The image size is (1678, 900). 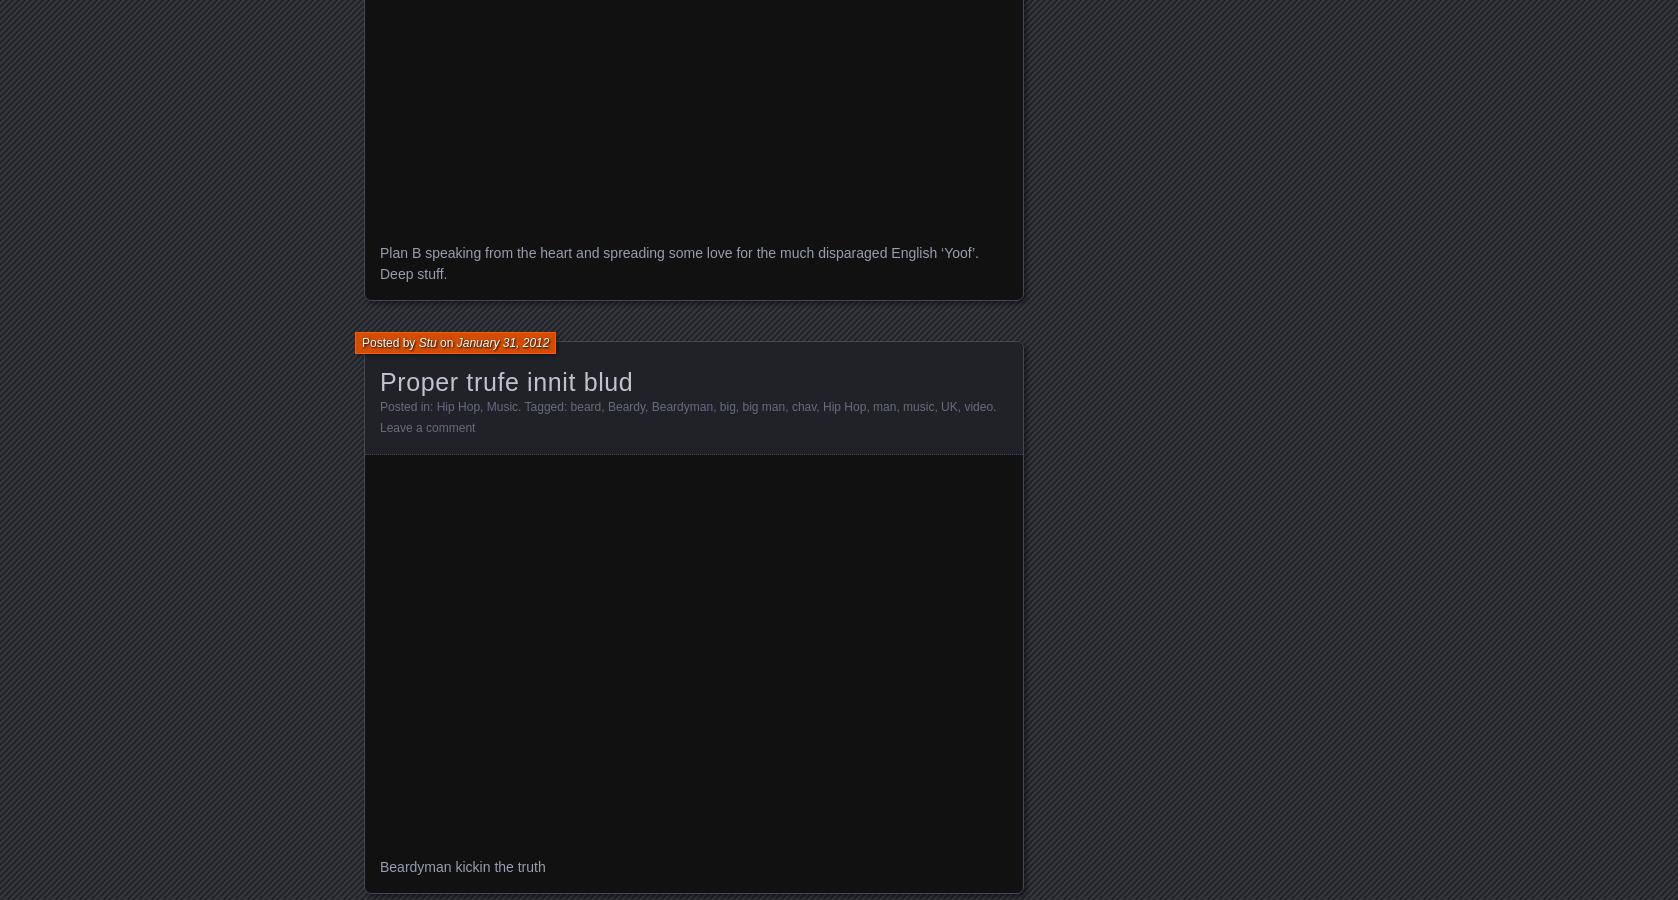 What do you see at coordinates (361, 342) in the screenshot?
I see `'Posted by'` at bounding box center [361, 342].